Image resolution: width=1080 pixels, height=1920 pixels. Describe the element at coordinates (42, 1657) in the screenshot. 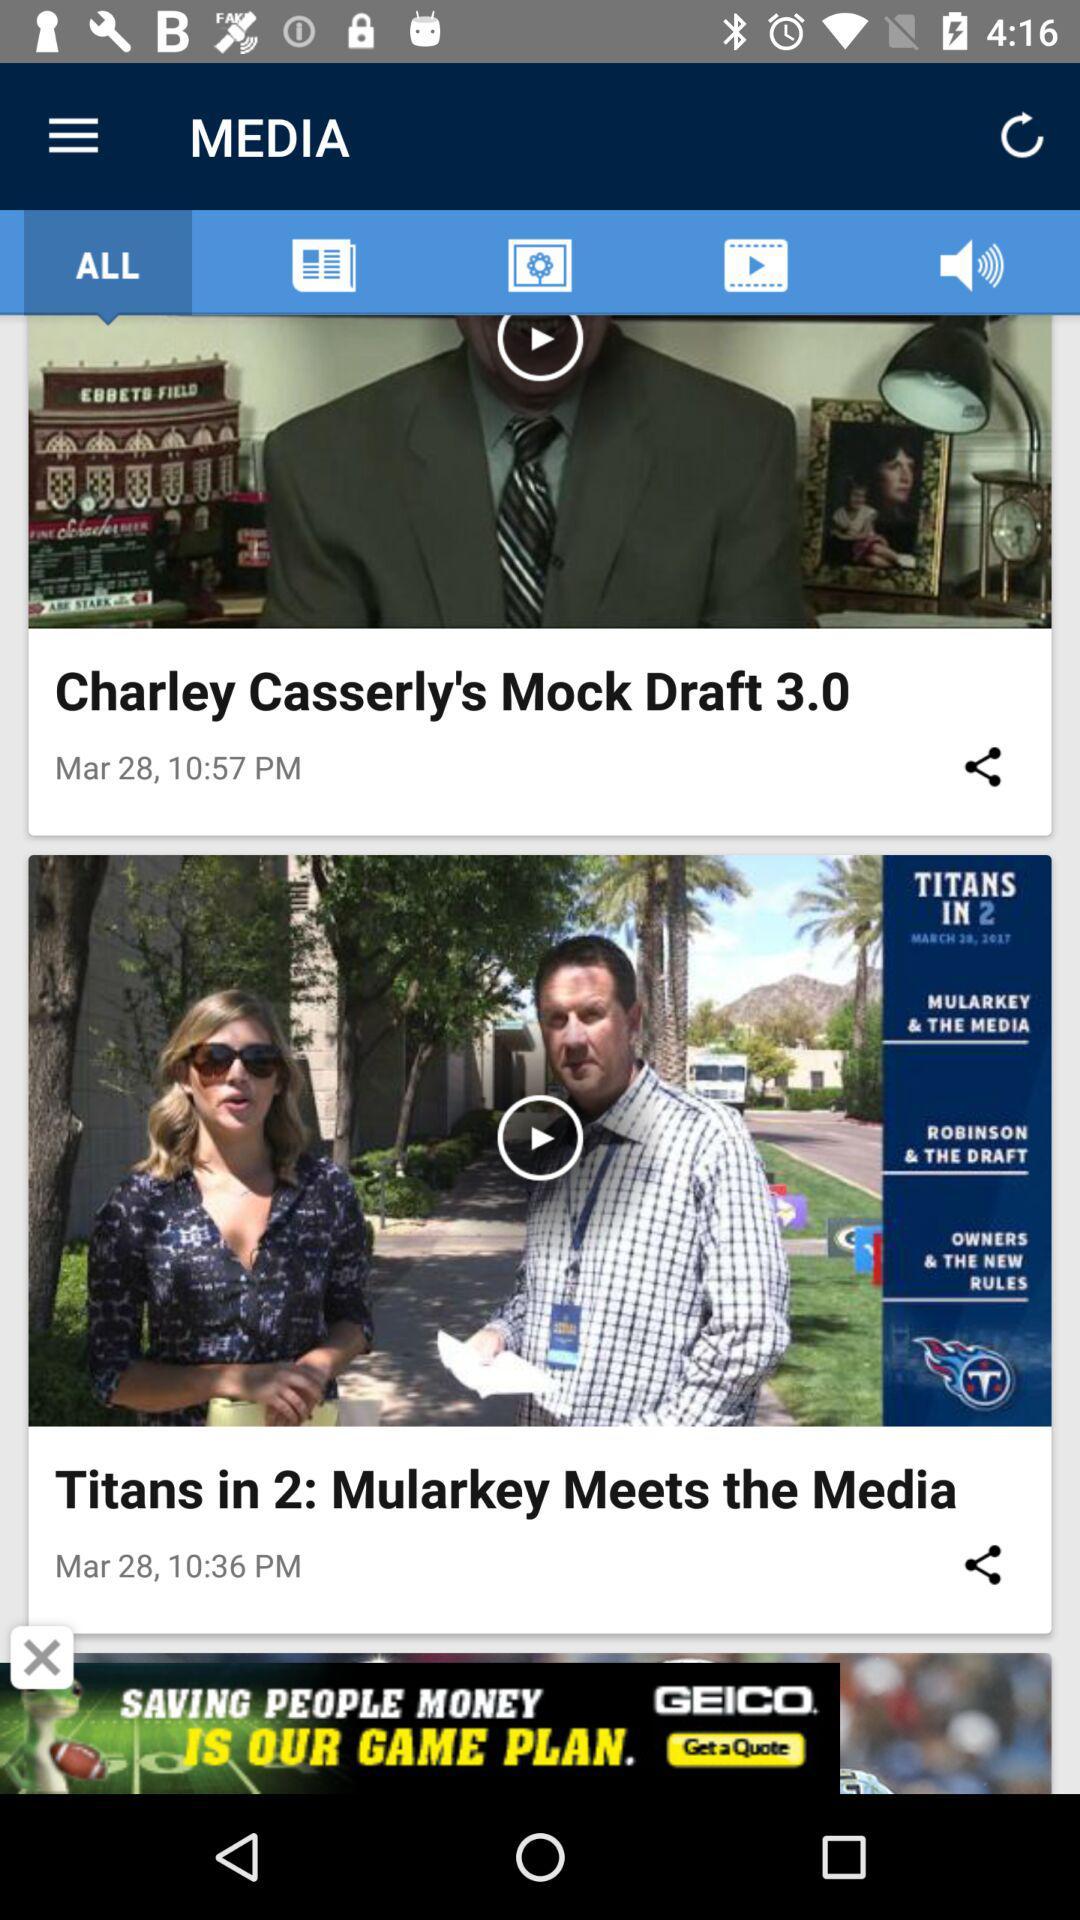

I see `item below the mar 28 10 item` at that location.